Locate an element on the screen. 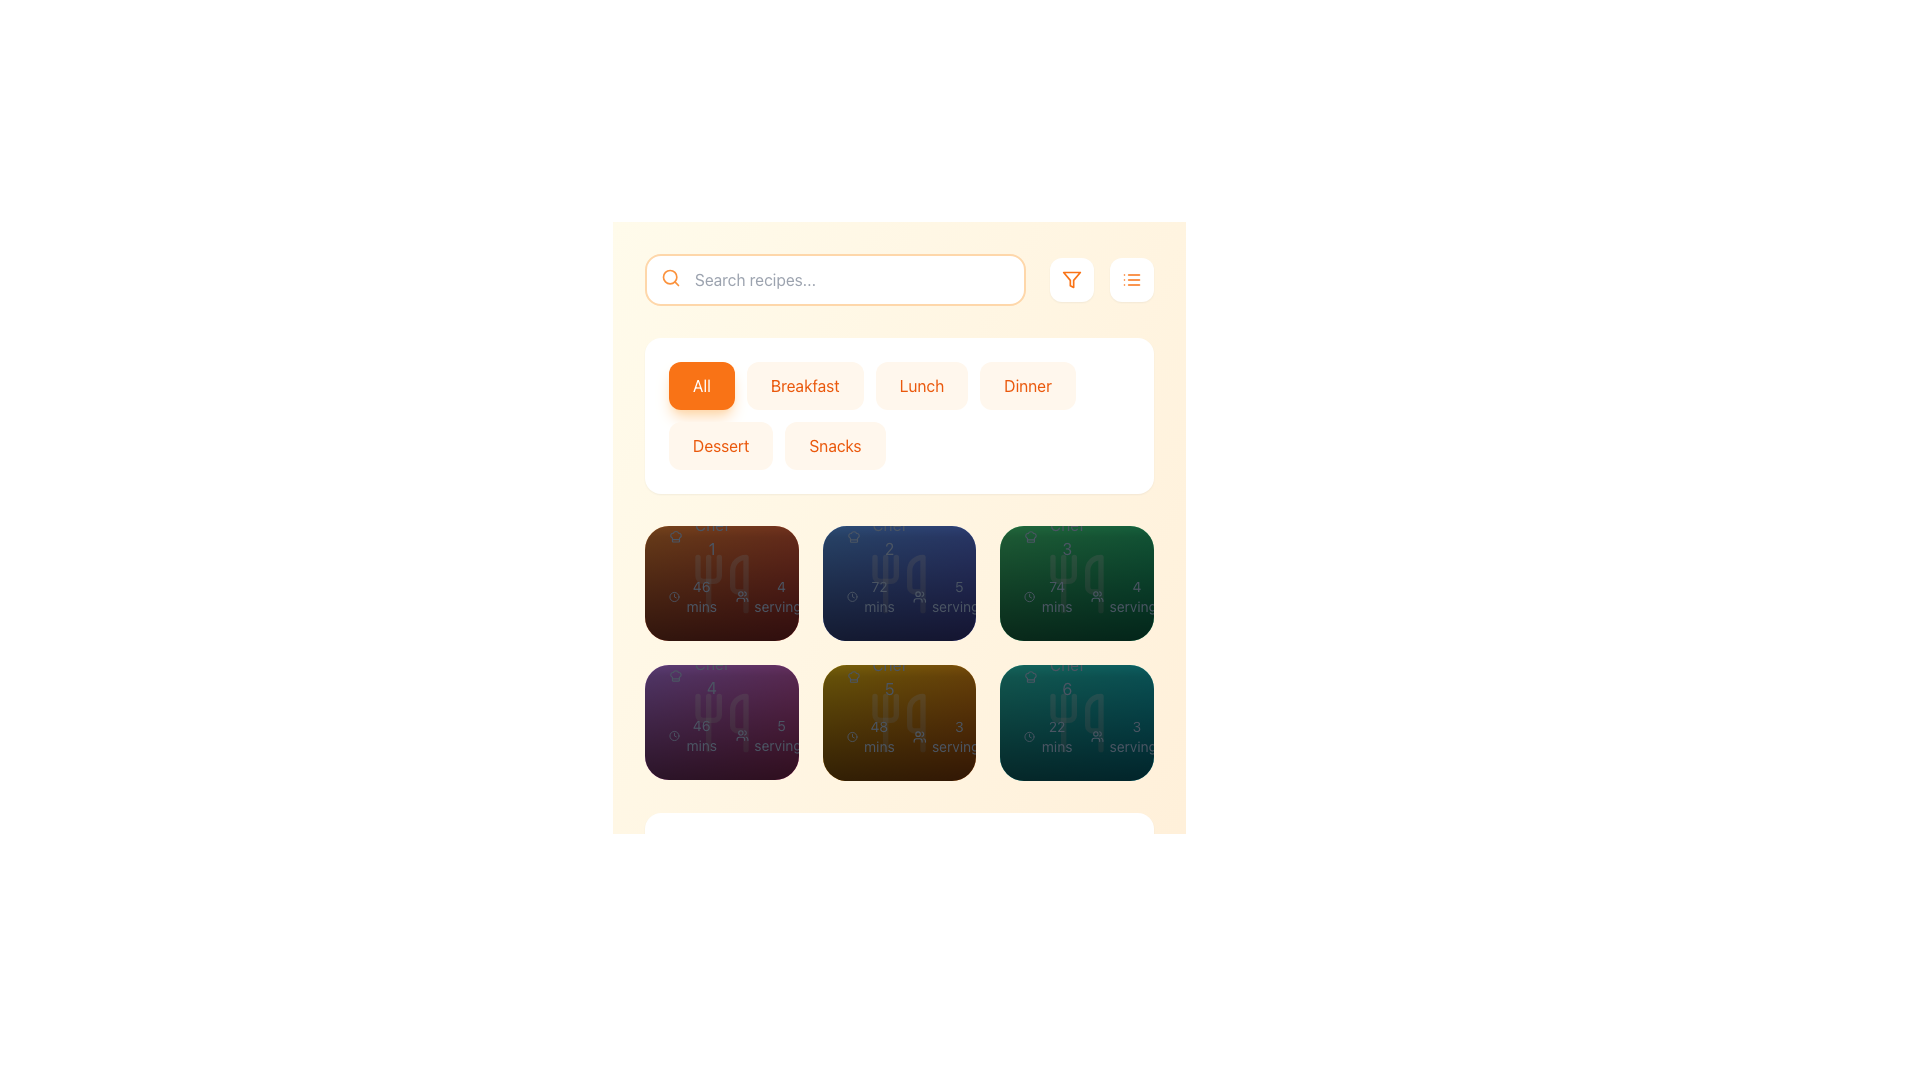 The width and height of the screenshot is (1920, 1080). the informational text '4 servings' with gray font on a dark green background, accompanied by a small icon of user silhouettes, located in the fourth column of the top row of the grid layout is located at coordinates (1128, 596).